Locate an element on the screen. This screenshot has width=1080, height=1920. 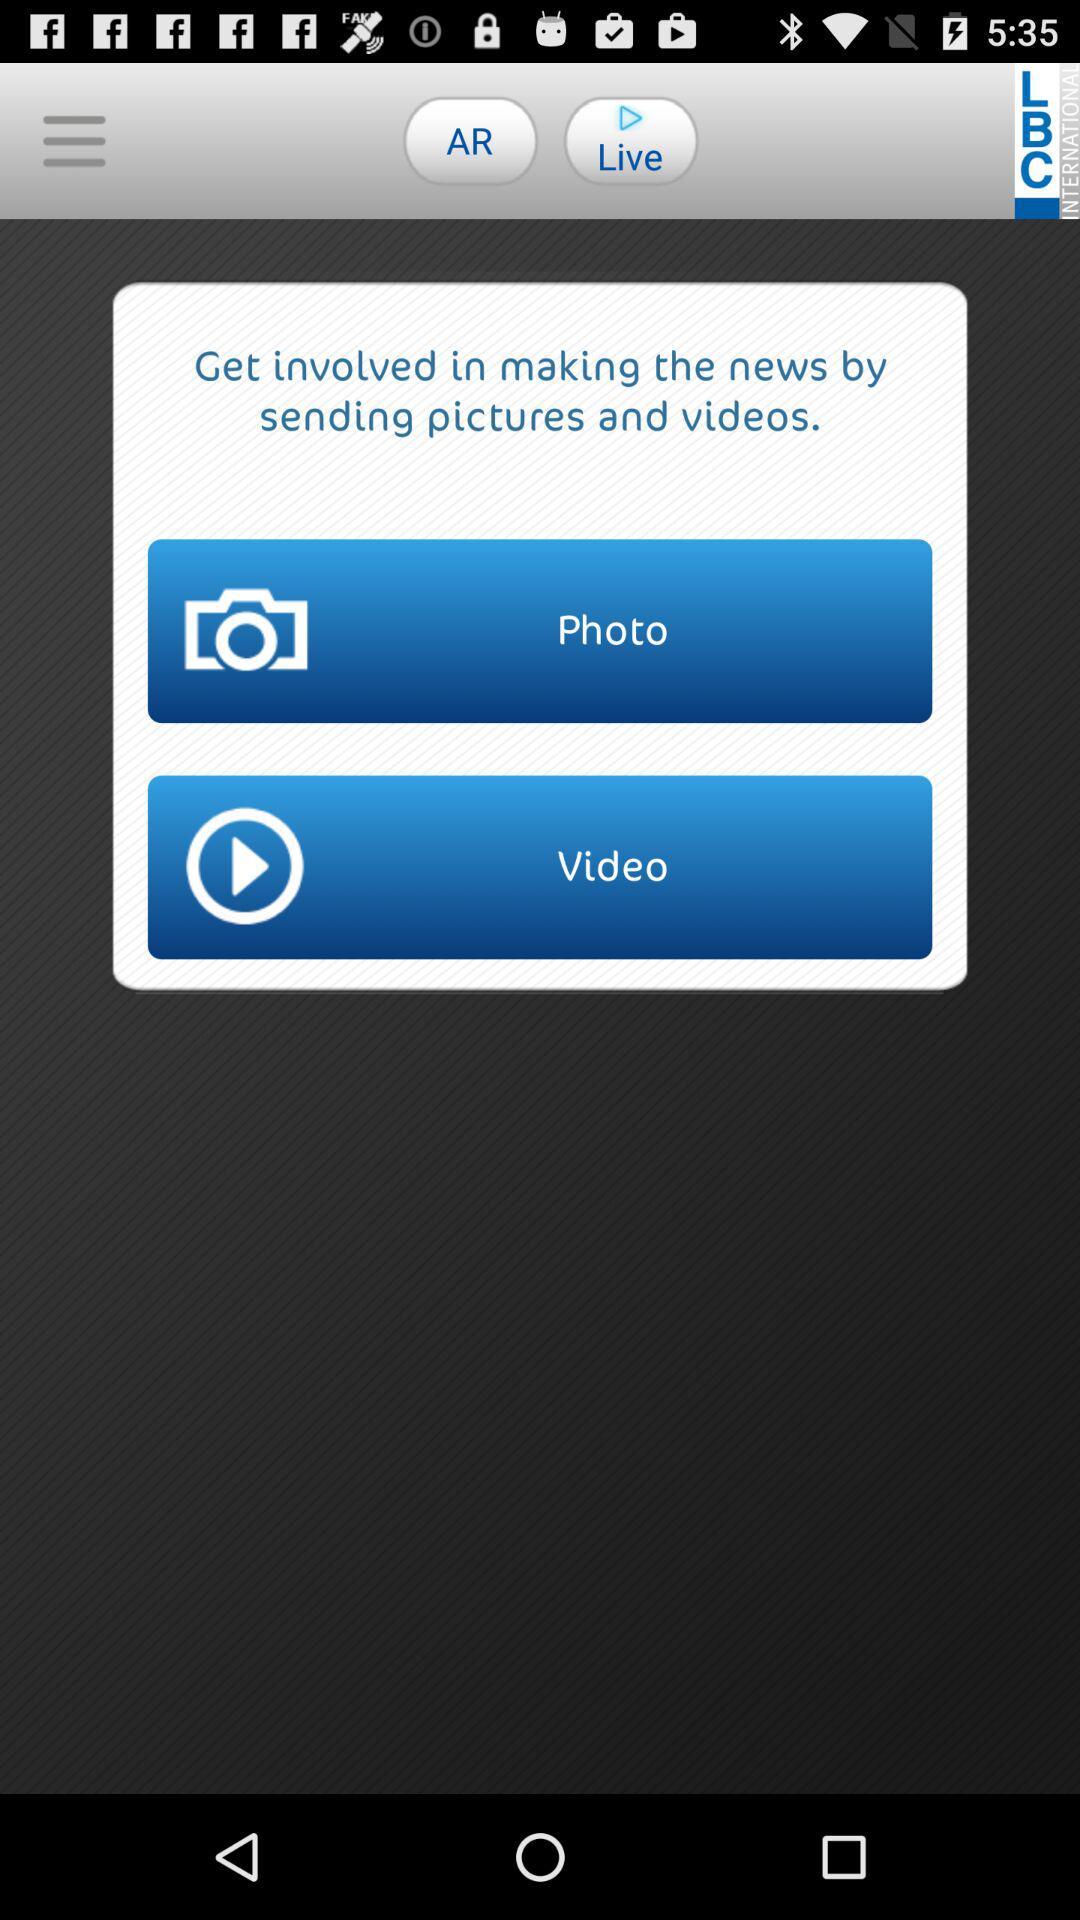
the icon to the left of the ar icon is located at coordinates (72, 139).